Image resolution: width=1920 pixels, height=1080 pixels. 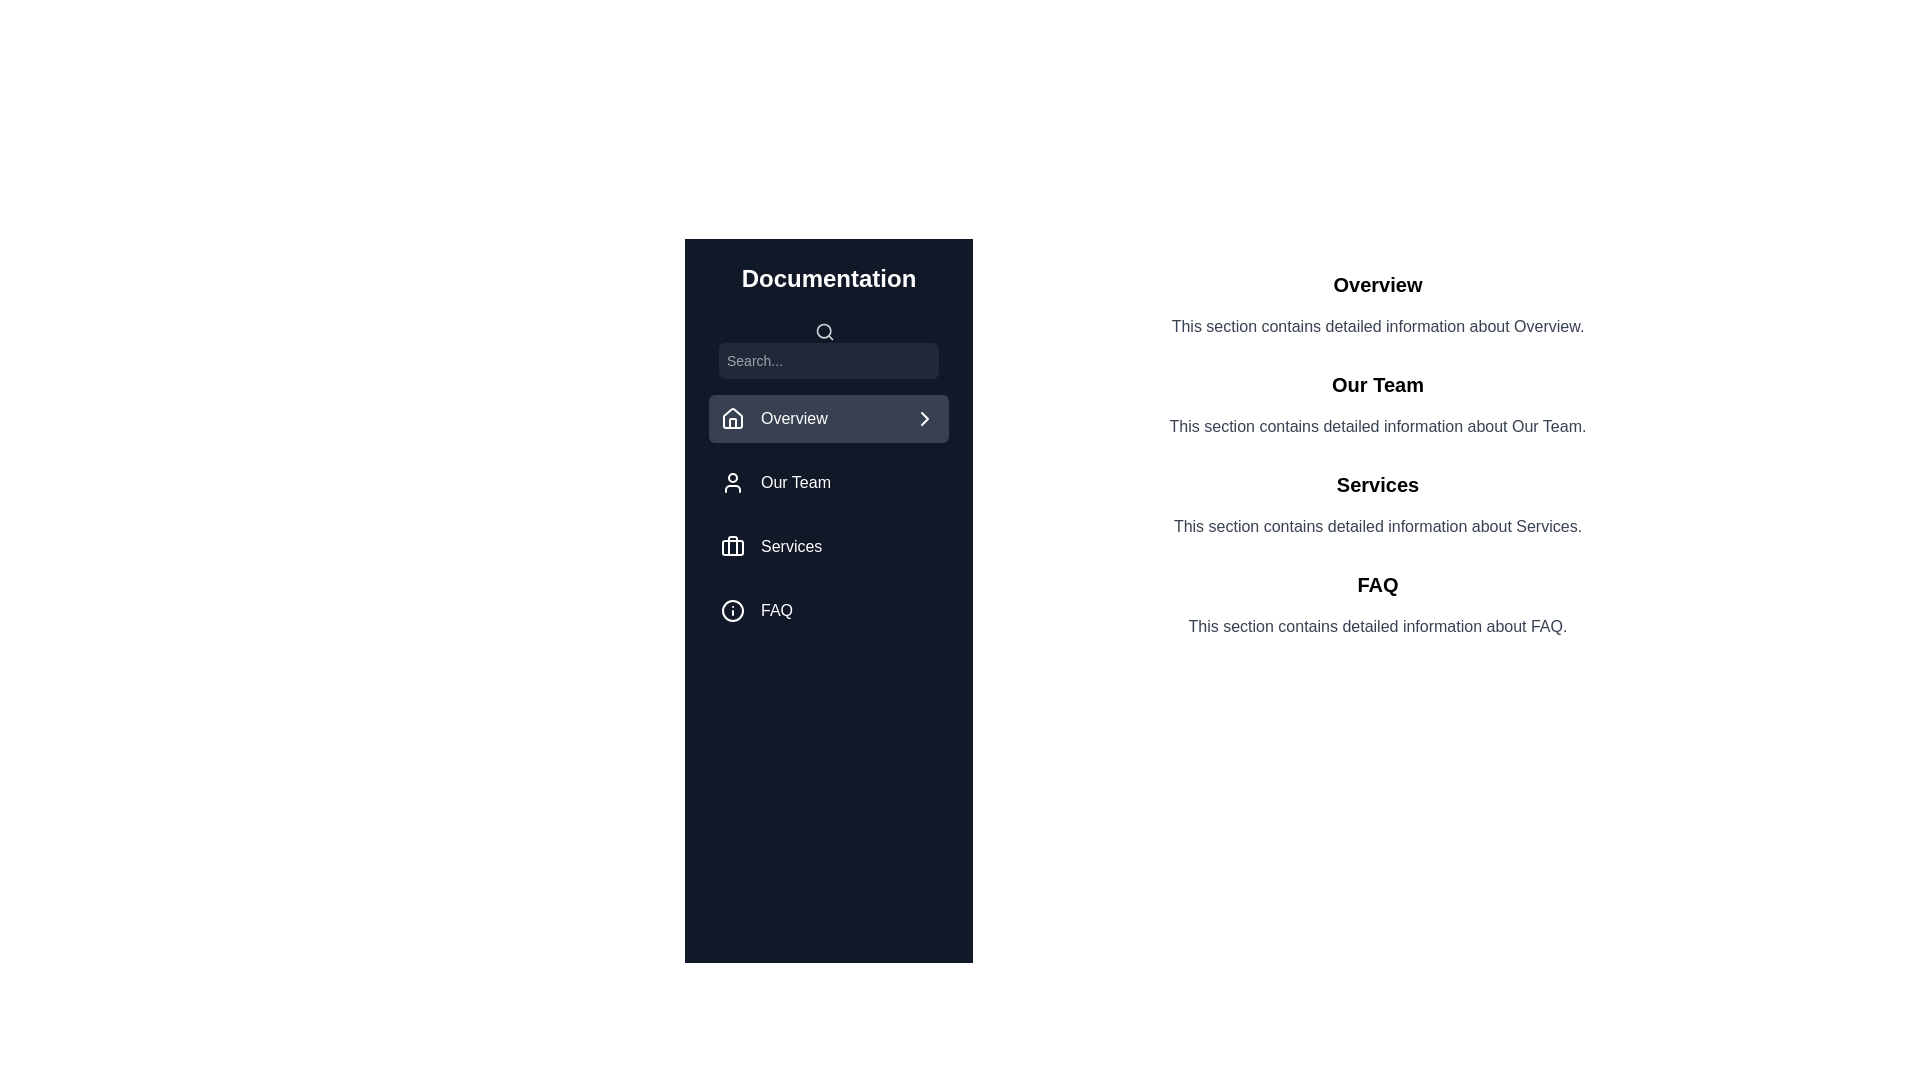 I want to click on the vertical vector graphic component that represents the 'Services' option in the sidebar menu, which is a decorative part of the UI, so click(x=732, y=546).